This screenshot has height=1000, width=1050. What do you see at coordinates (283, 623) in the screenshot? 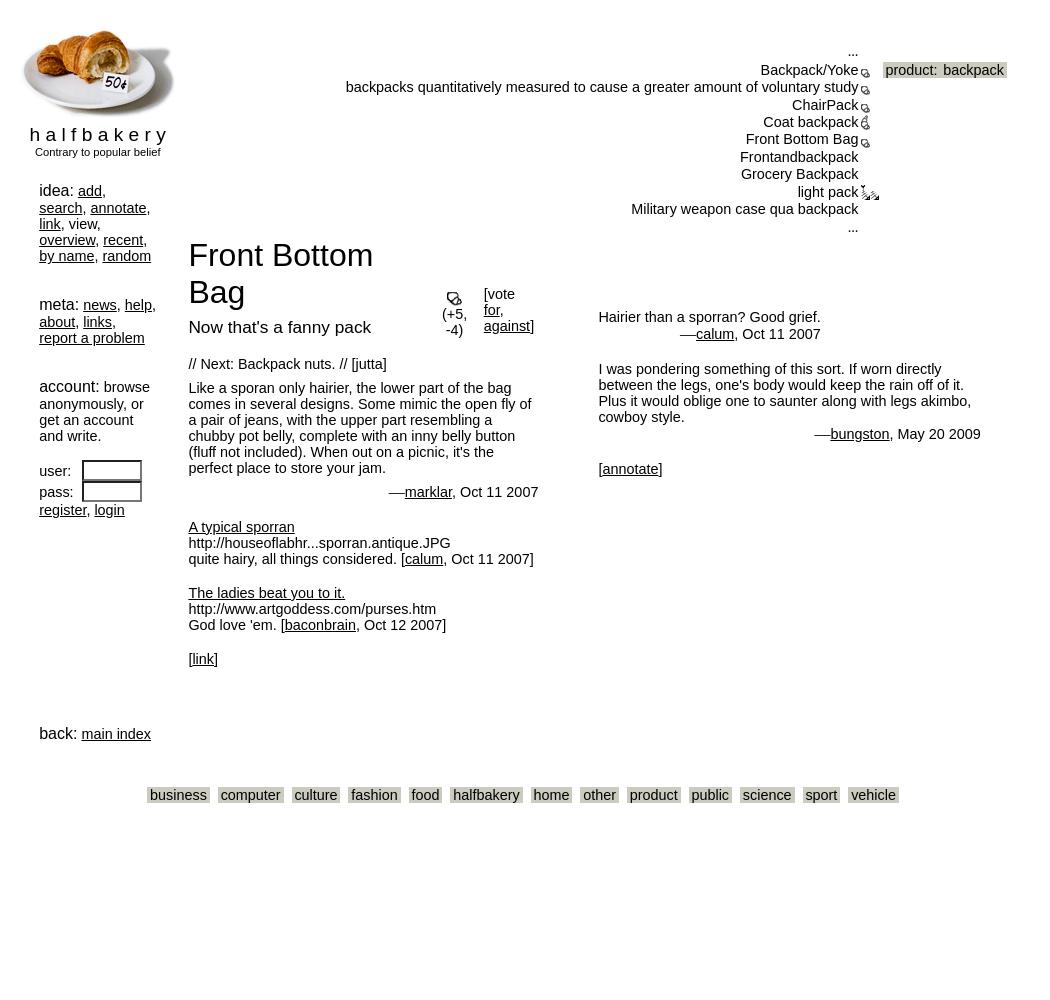
I see `'baconbrain'` at bounding box center [283, 623].